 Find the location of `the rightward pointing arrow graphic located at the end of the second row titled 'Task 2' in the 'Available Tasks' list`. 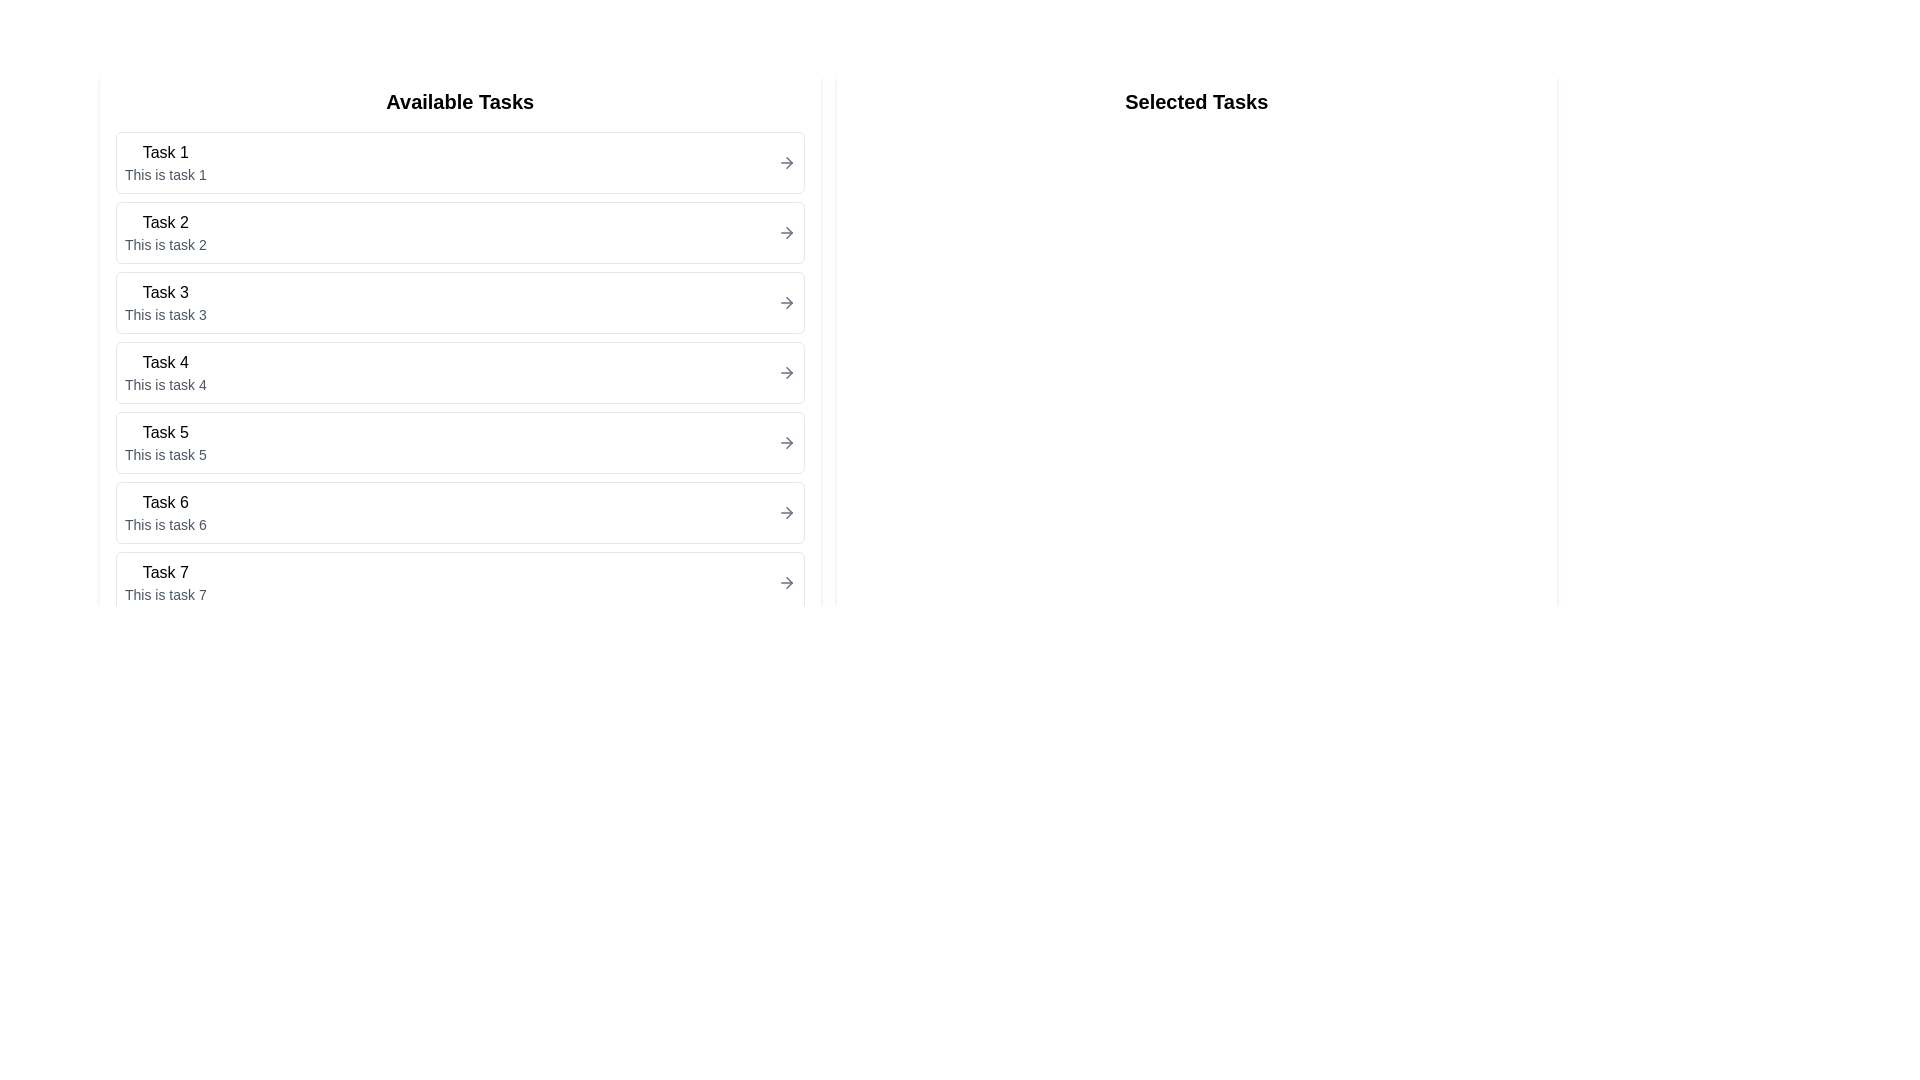

the rightward pointing arrow graphic located at the end of the second row titled 'Task 2' in the 'Available Tasks' list is located at coordinates (788, 231).